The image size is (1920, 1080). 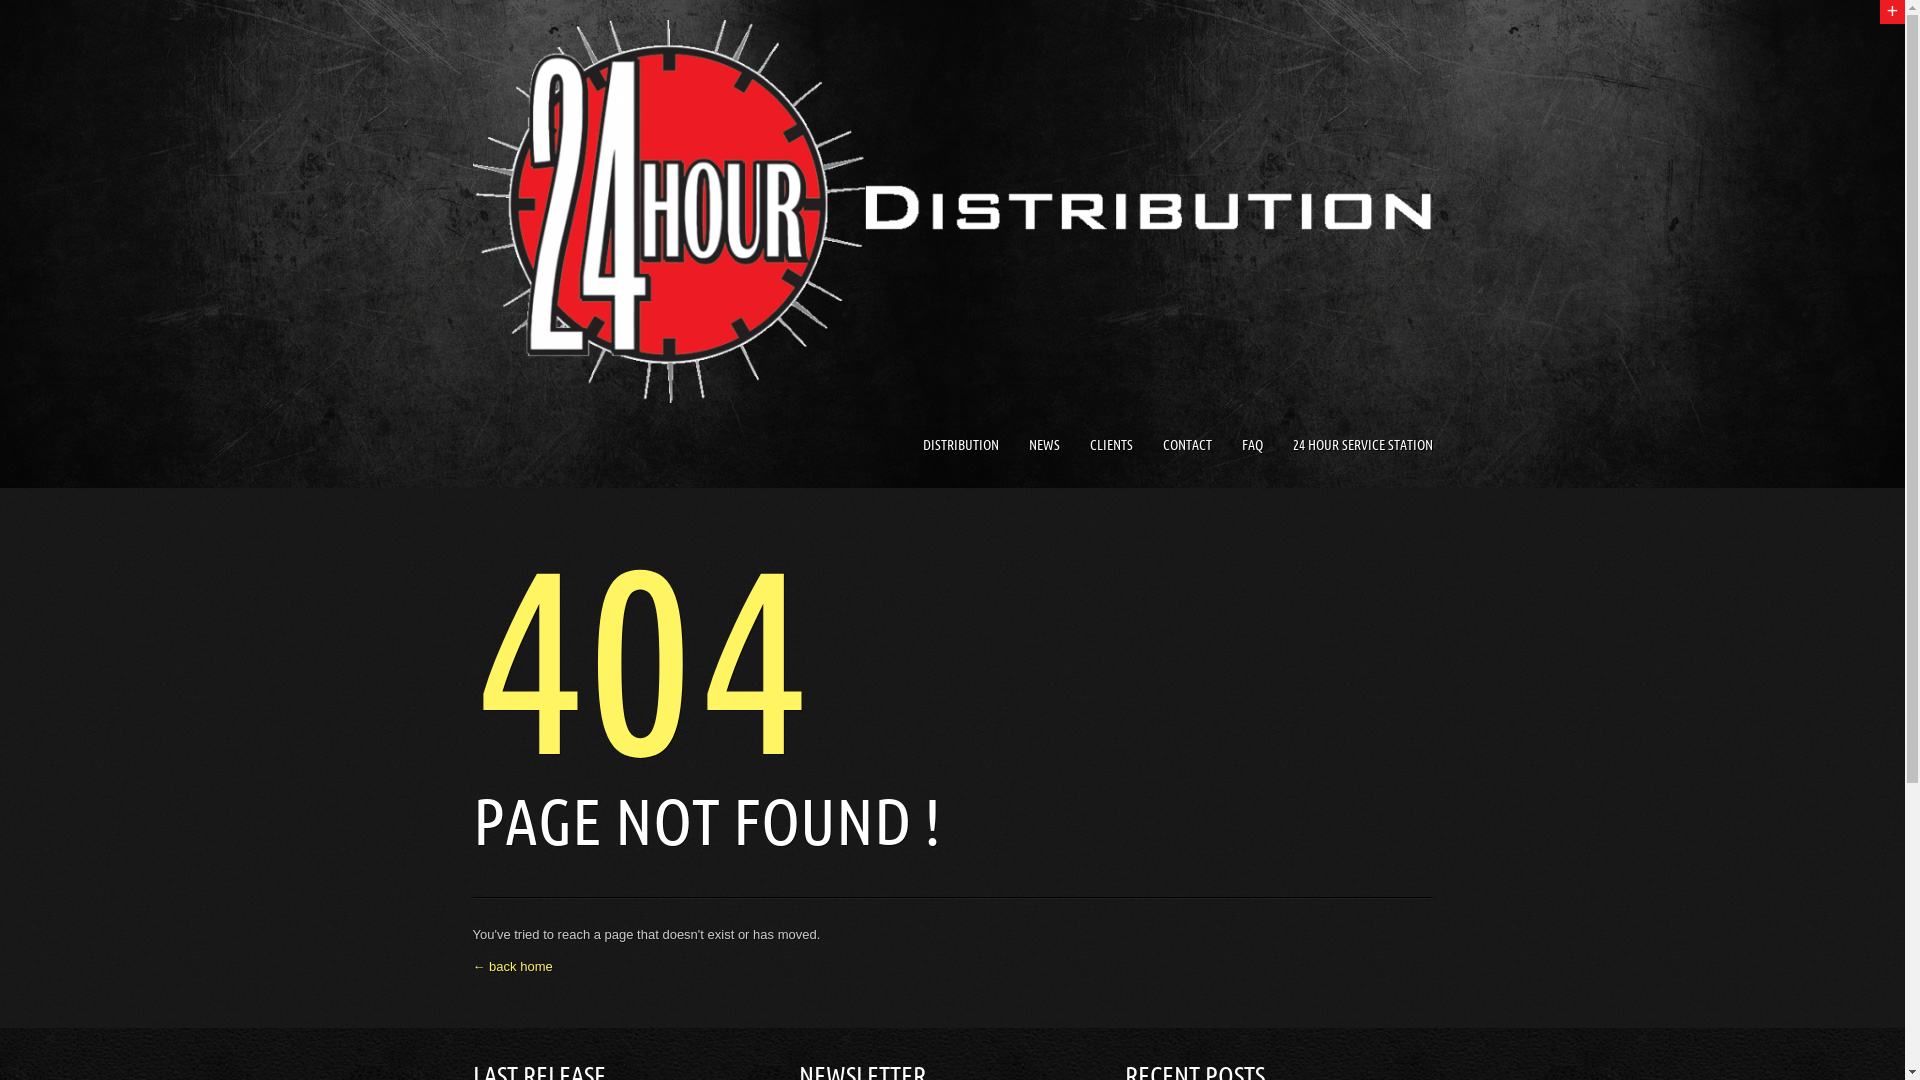 I want to click on 'CLIENTS', so click(x=1110, y=444).